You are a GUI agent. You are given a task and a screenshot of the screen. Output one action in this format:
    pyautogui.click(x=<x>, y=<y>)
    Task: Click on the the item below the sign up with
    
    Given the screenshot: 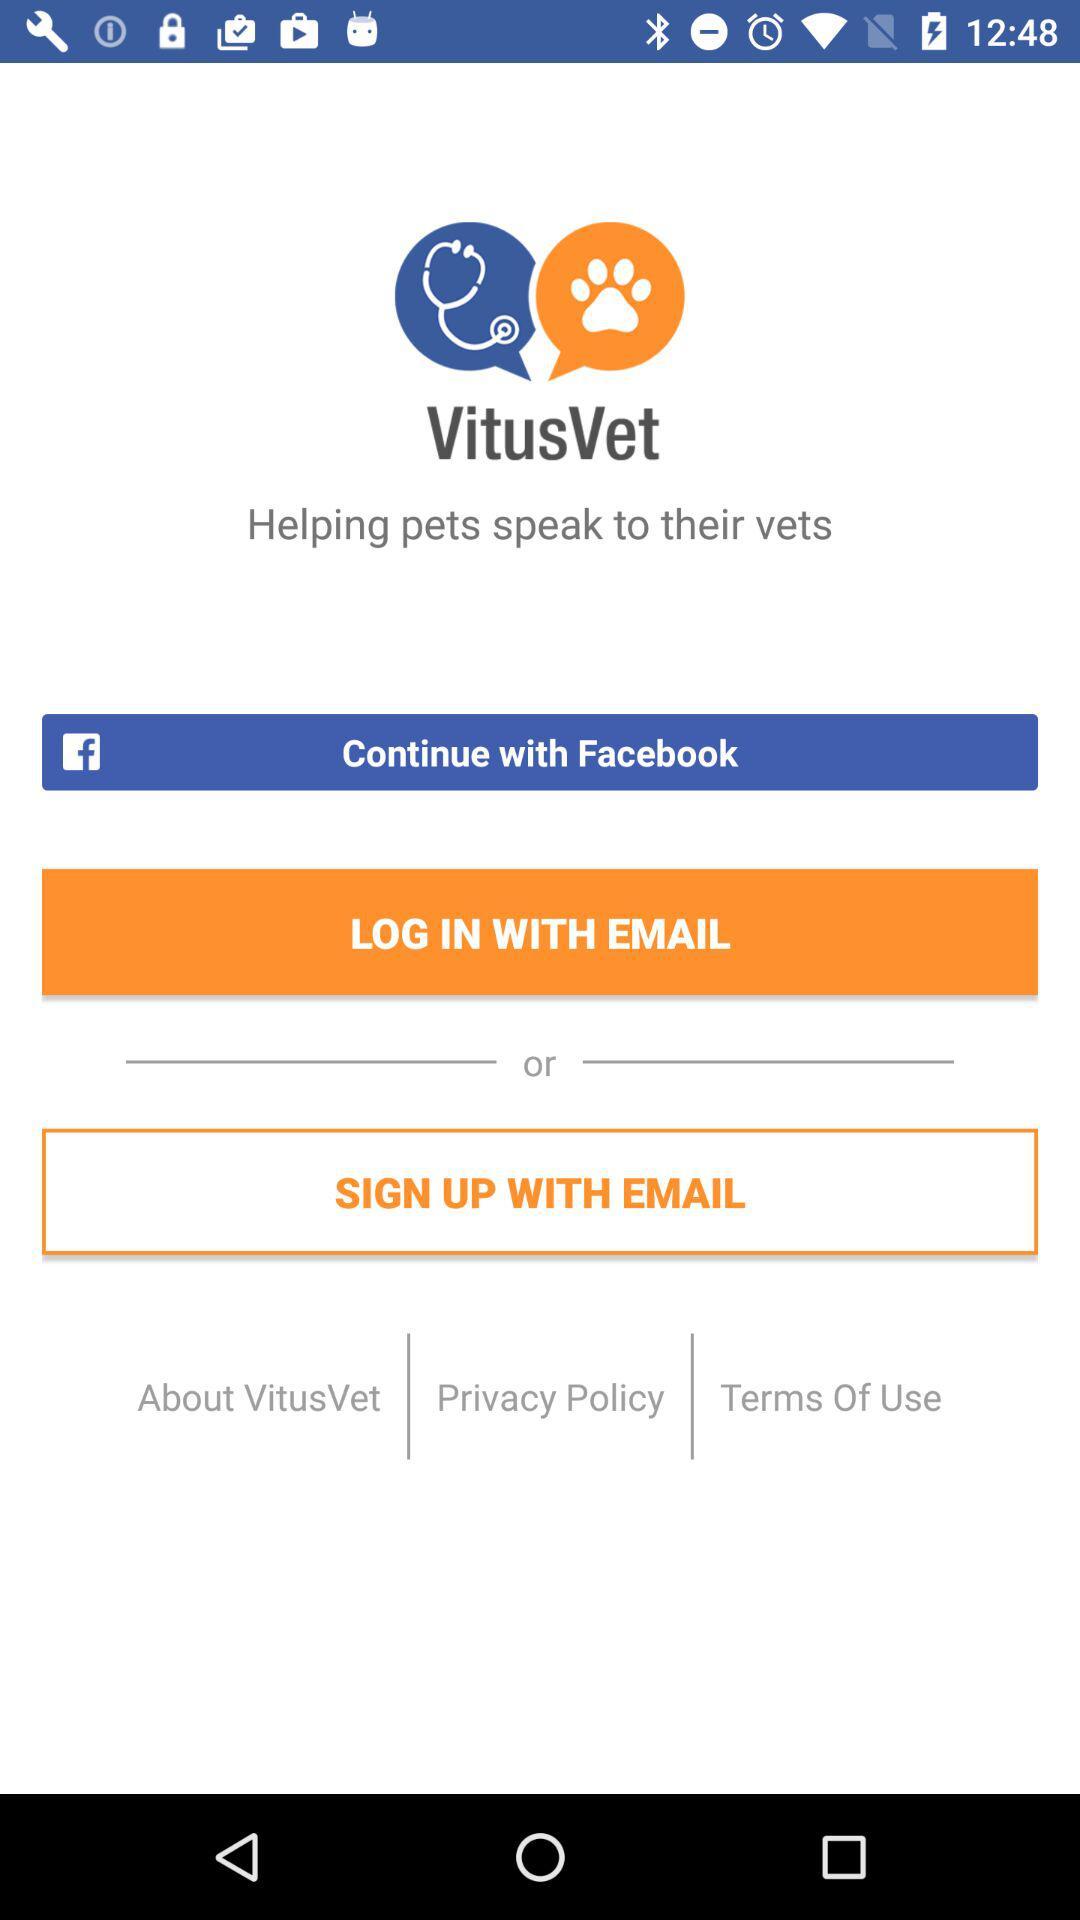 What is the action you would take?
    pyautogui.click(x=258, y=1395)
    